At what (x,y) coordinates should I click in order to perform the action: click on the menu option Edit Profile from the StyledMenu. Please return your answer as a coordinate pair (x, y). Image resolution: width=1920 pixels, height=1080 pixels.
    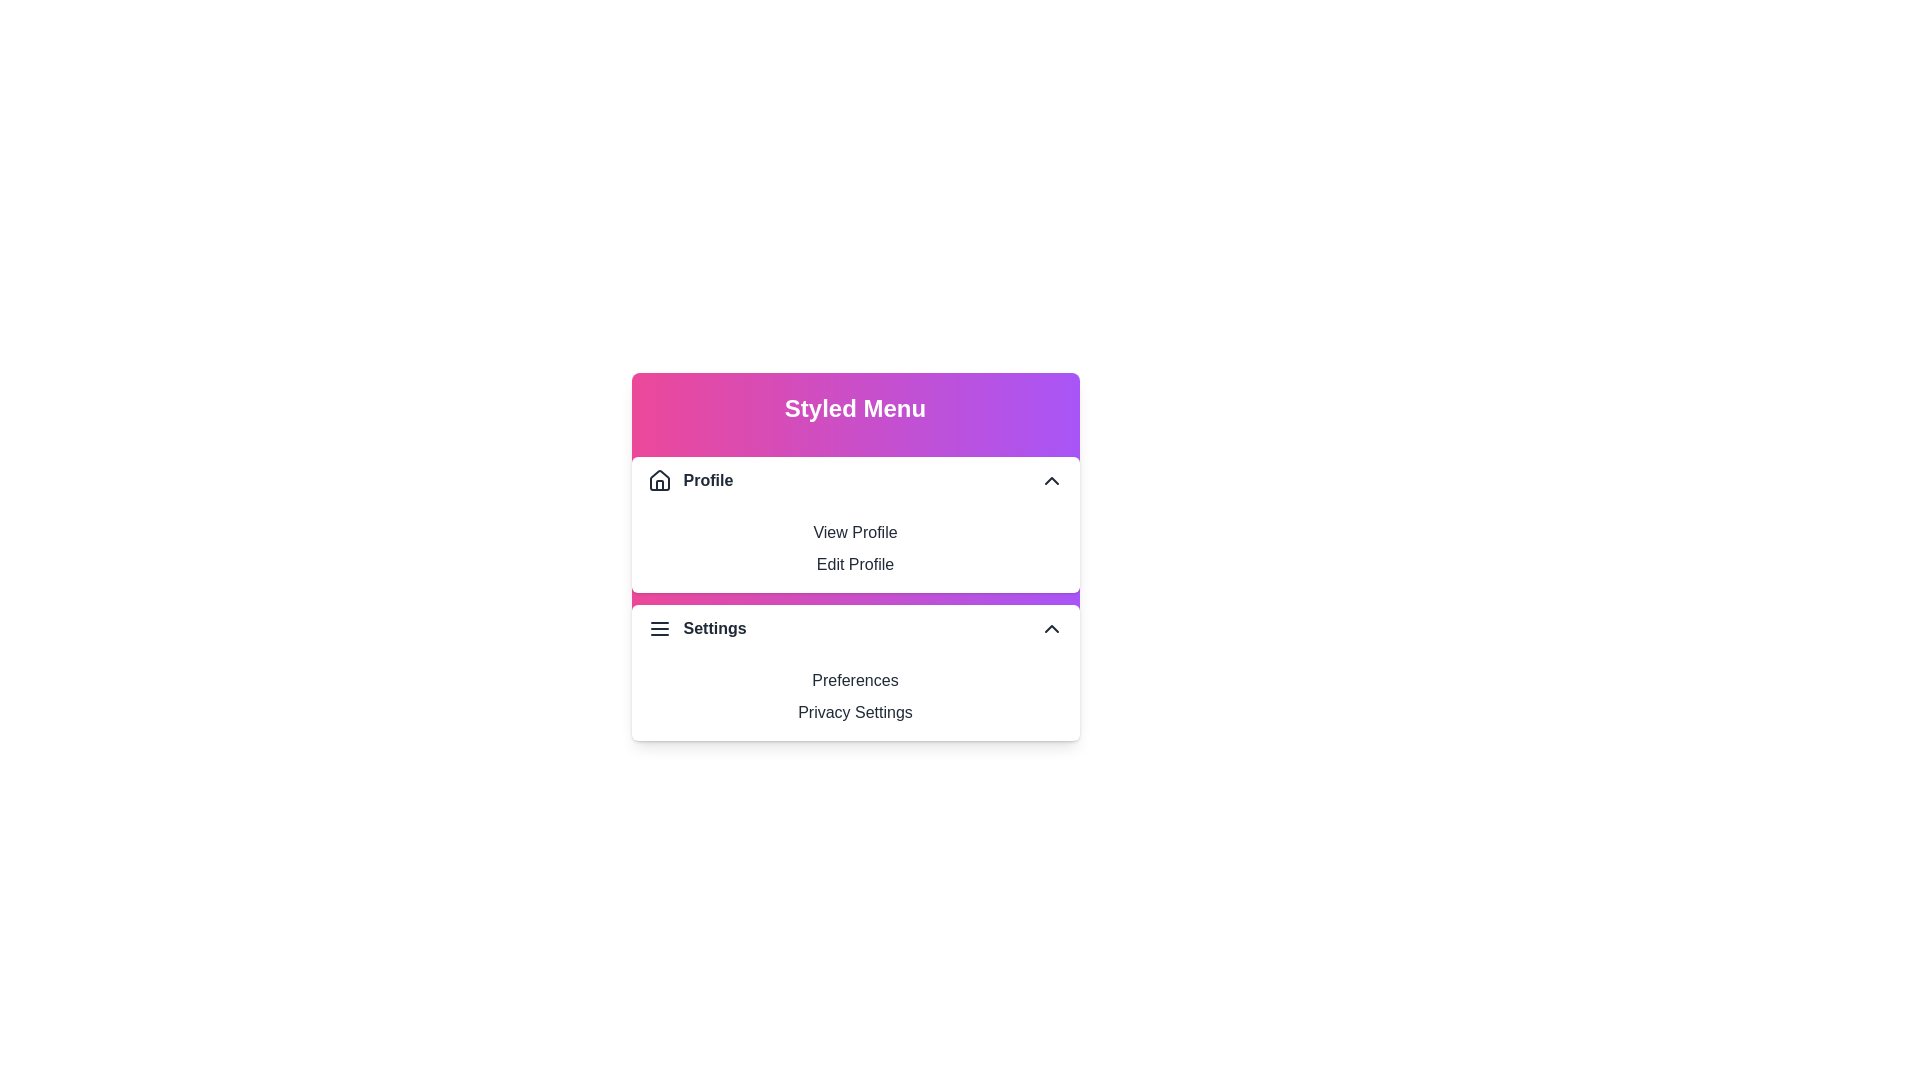
    Looking at the image, I should click on (855, 564).